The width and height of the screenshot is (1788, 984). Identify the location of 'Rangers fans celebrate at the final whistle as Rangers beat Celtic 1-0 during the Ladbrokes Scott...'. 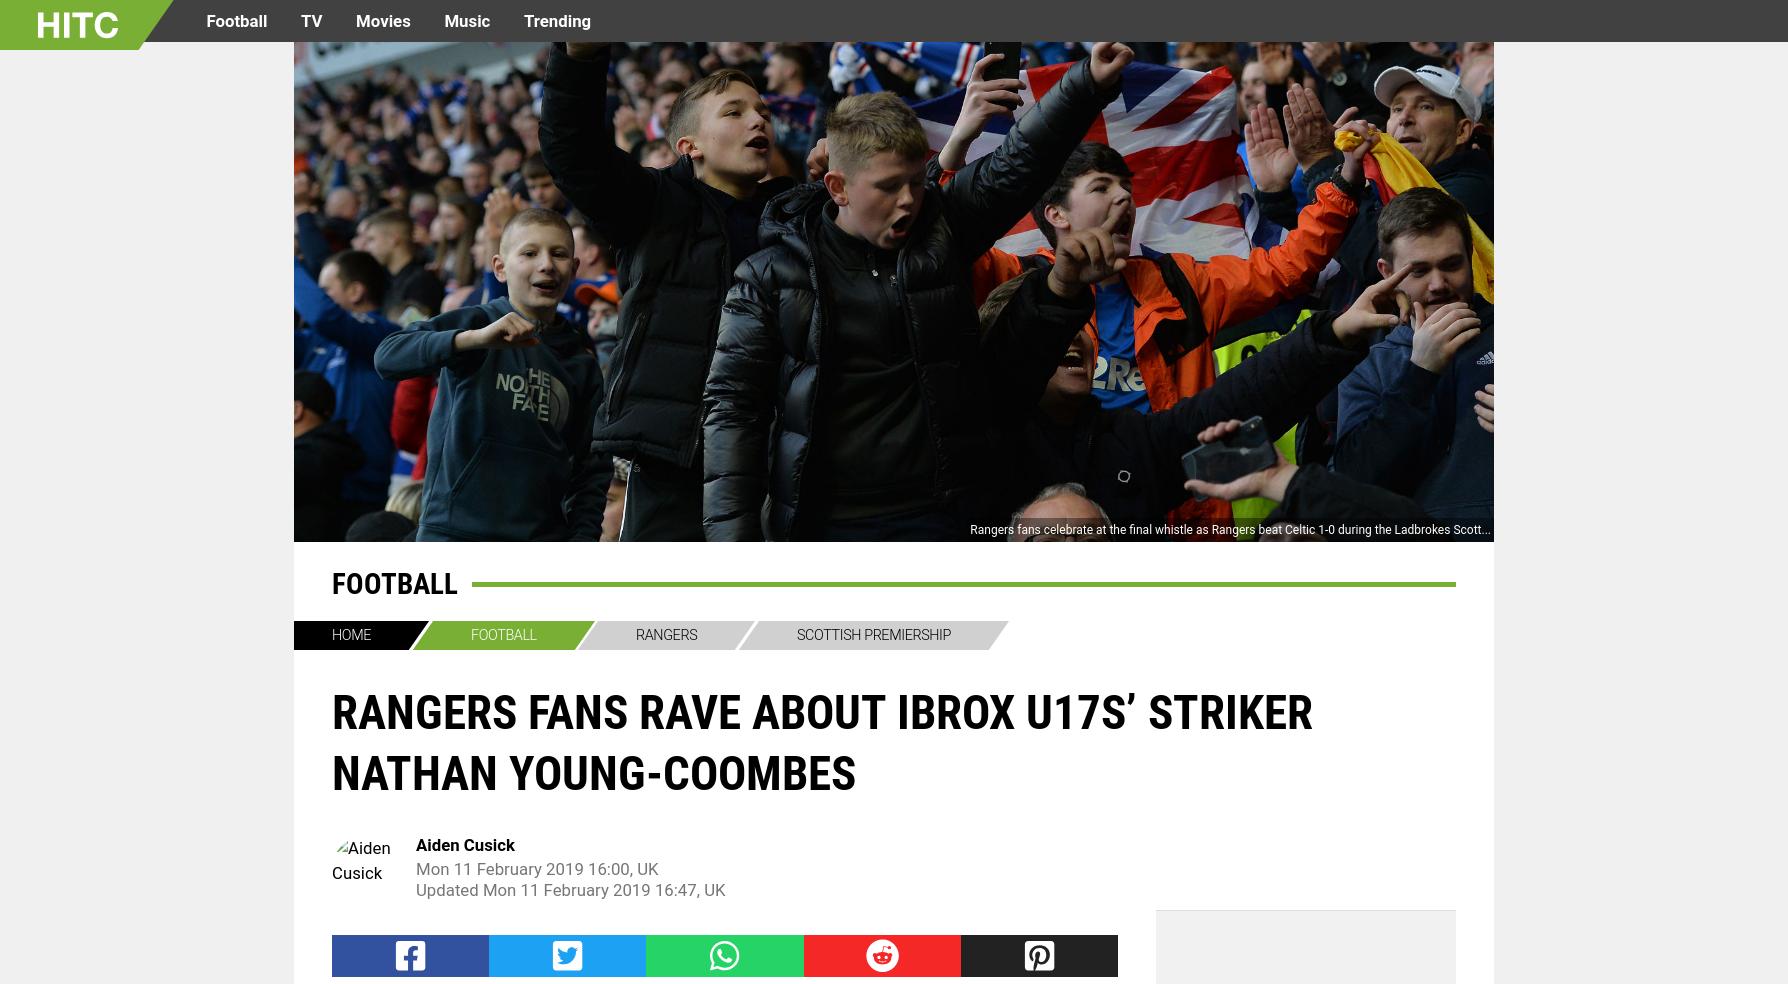
(1229, 528).